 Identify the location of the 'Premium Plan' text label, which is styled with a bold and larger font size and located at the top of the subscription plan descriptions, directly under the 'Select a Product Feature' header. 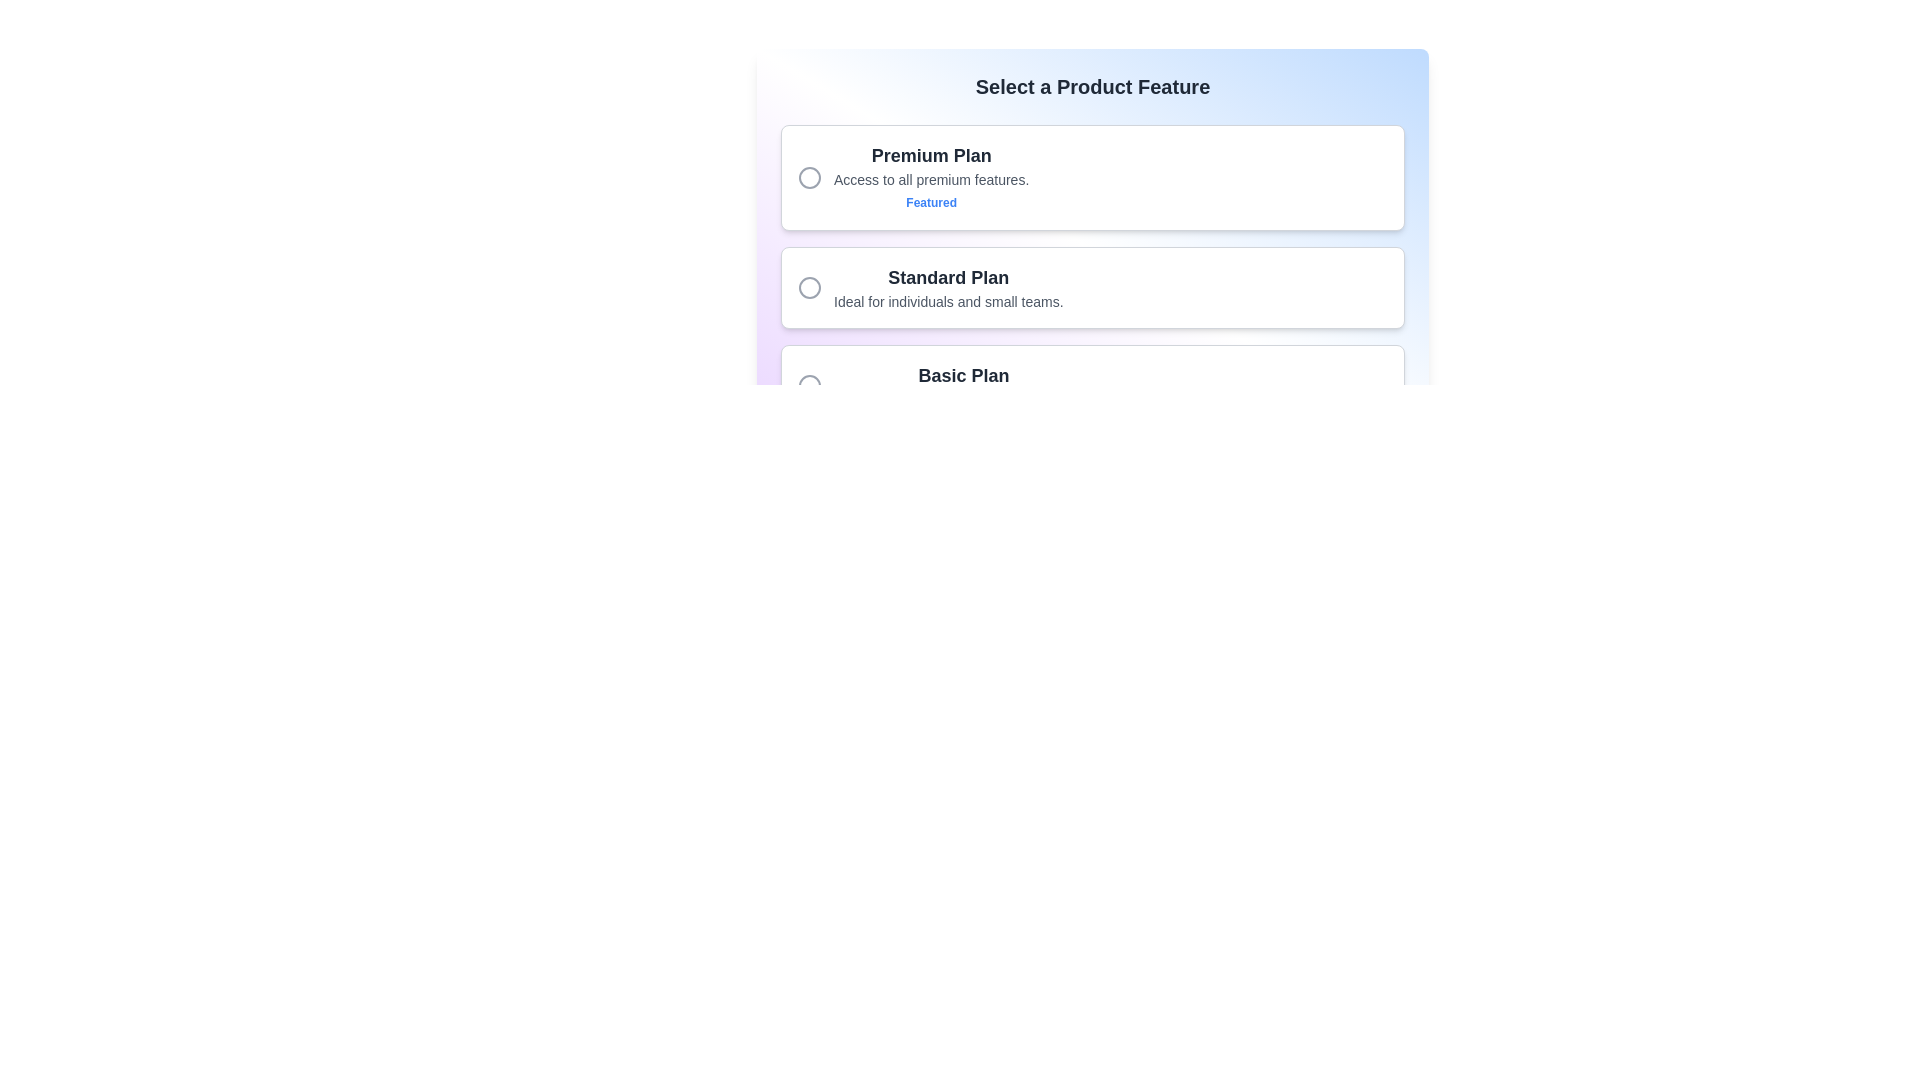
(930, 154).